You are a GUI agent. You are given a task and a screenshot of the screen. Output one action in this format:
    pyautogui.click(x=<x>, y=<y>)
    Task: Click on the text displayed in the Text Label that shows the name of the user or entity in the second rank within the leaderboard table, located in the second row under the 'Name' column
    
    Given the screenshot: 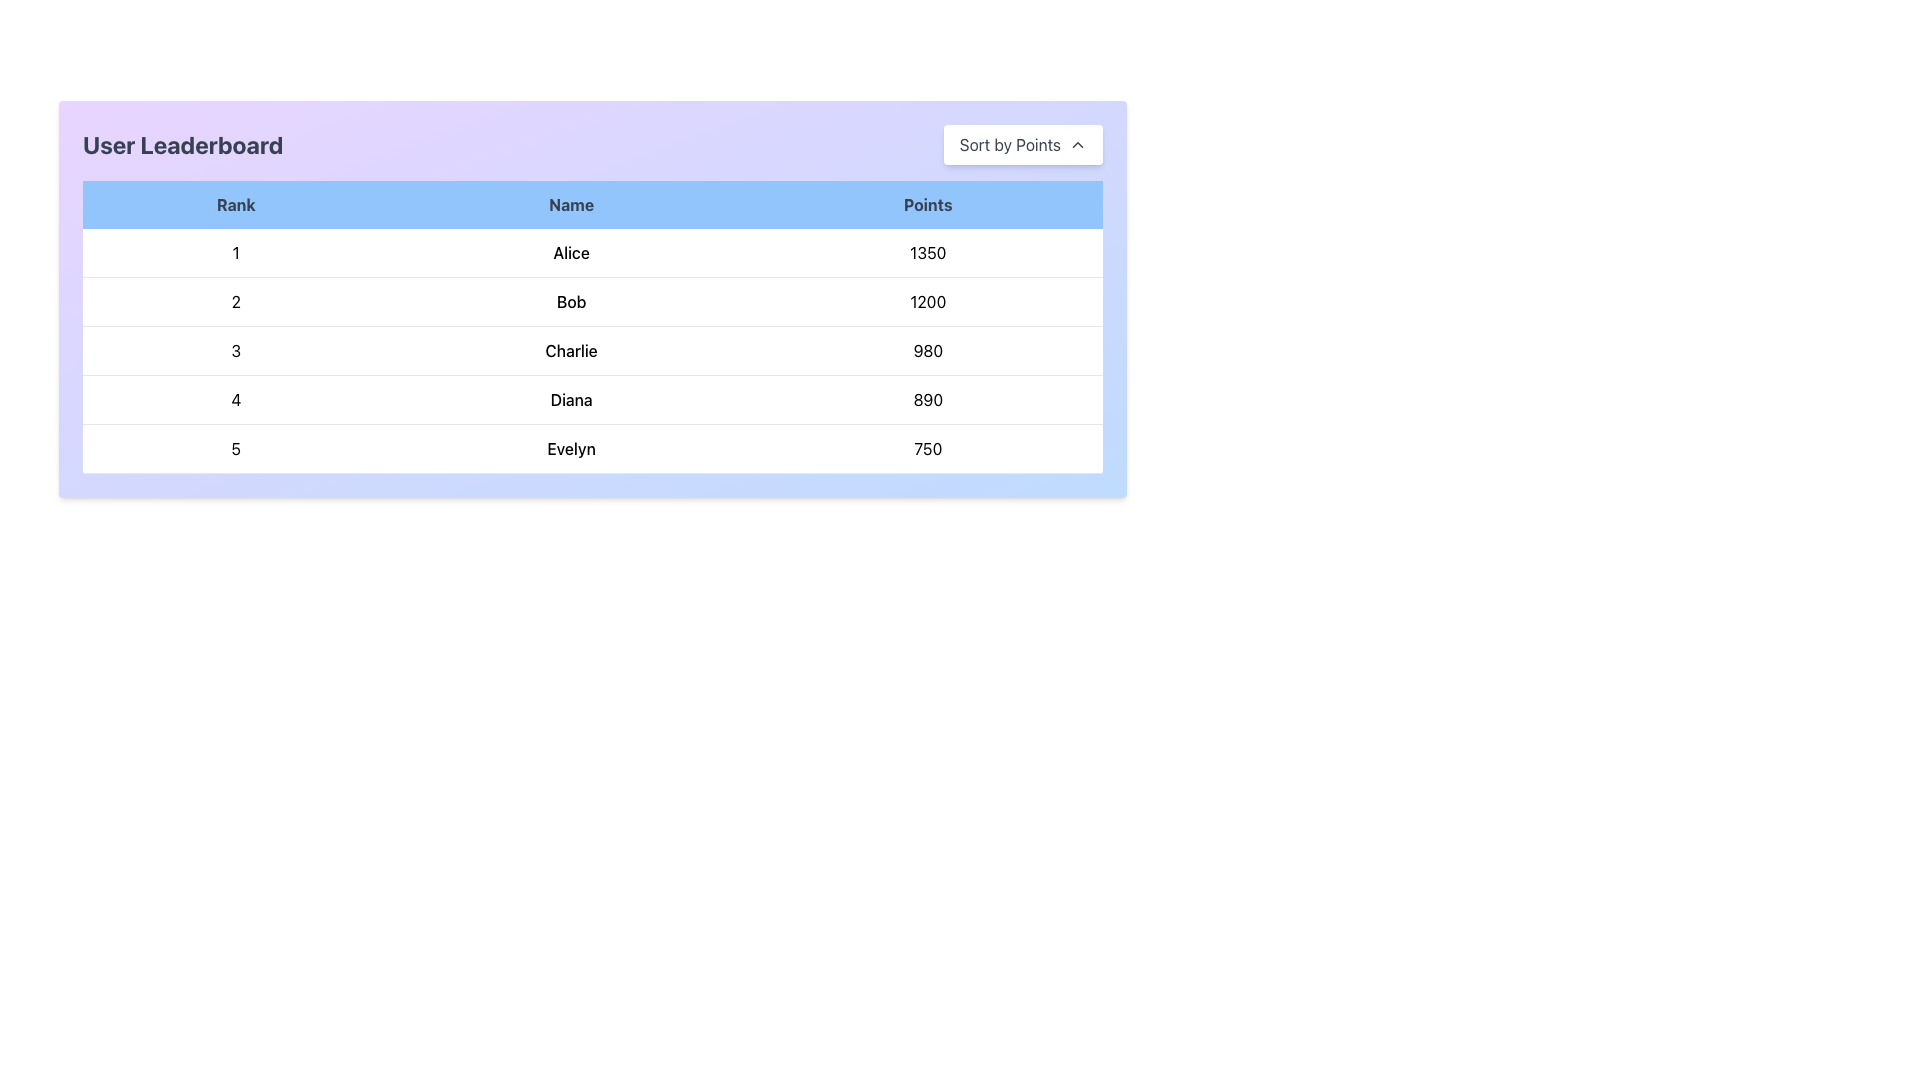 What is the action you would take?
    pyautogui.click(x=570, y=301)
    